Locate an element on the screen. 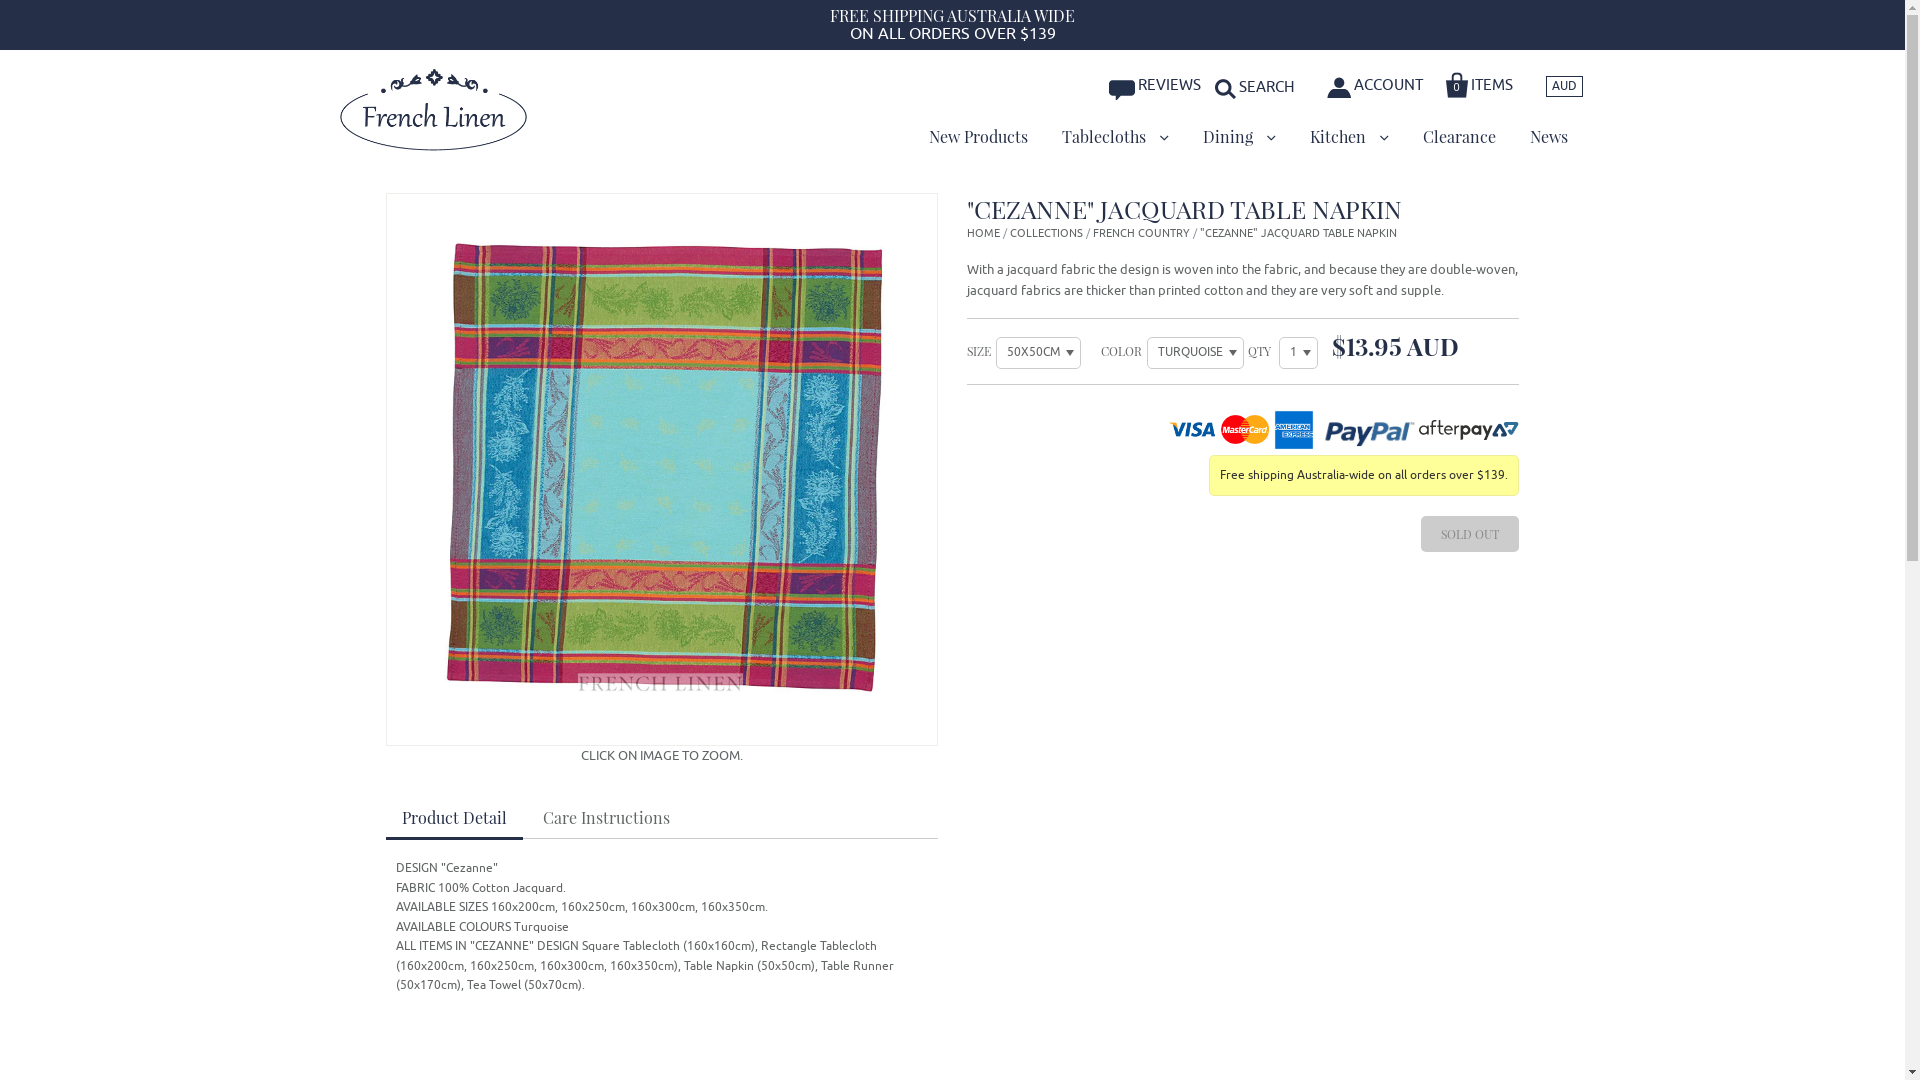 This screenshot has height=1080, width=1920. 'HOME' is located at coordinates (983, 231).